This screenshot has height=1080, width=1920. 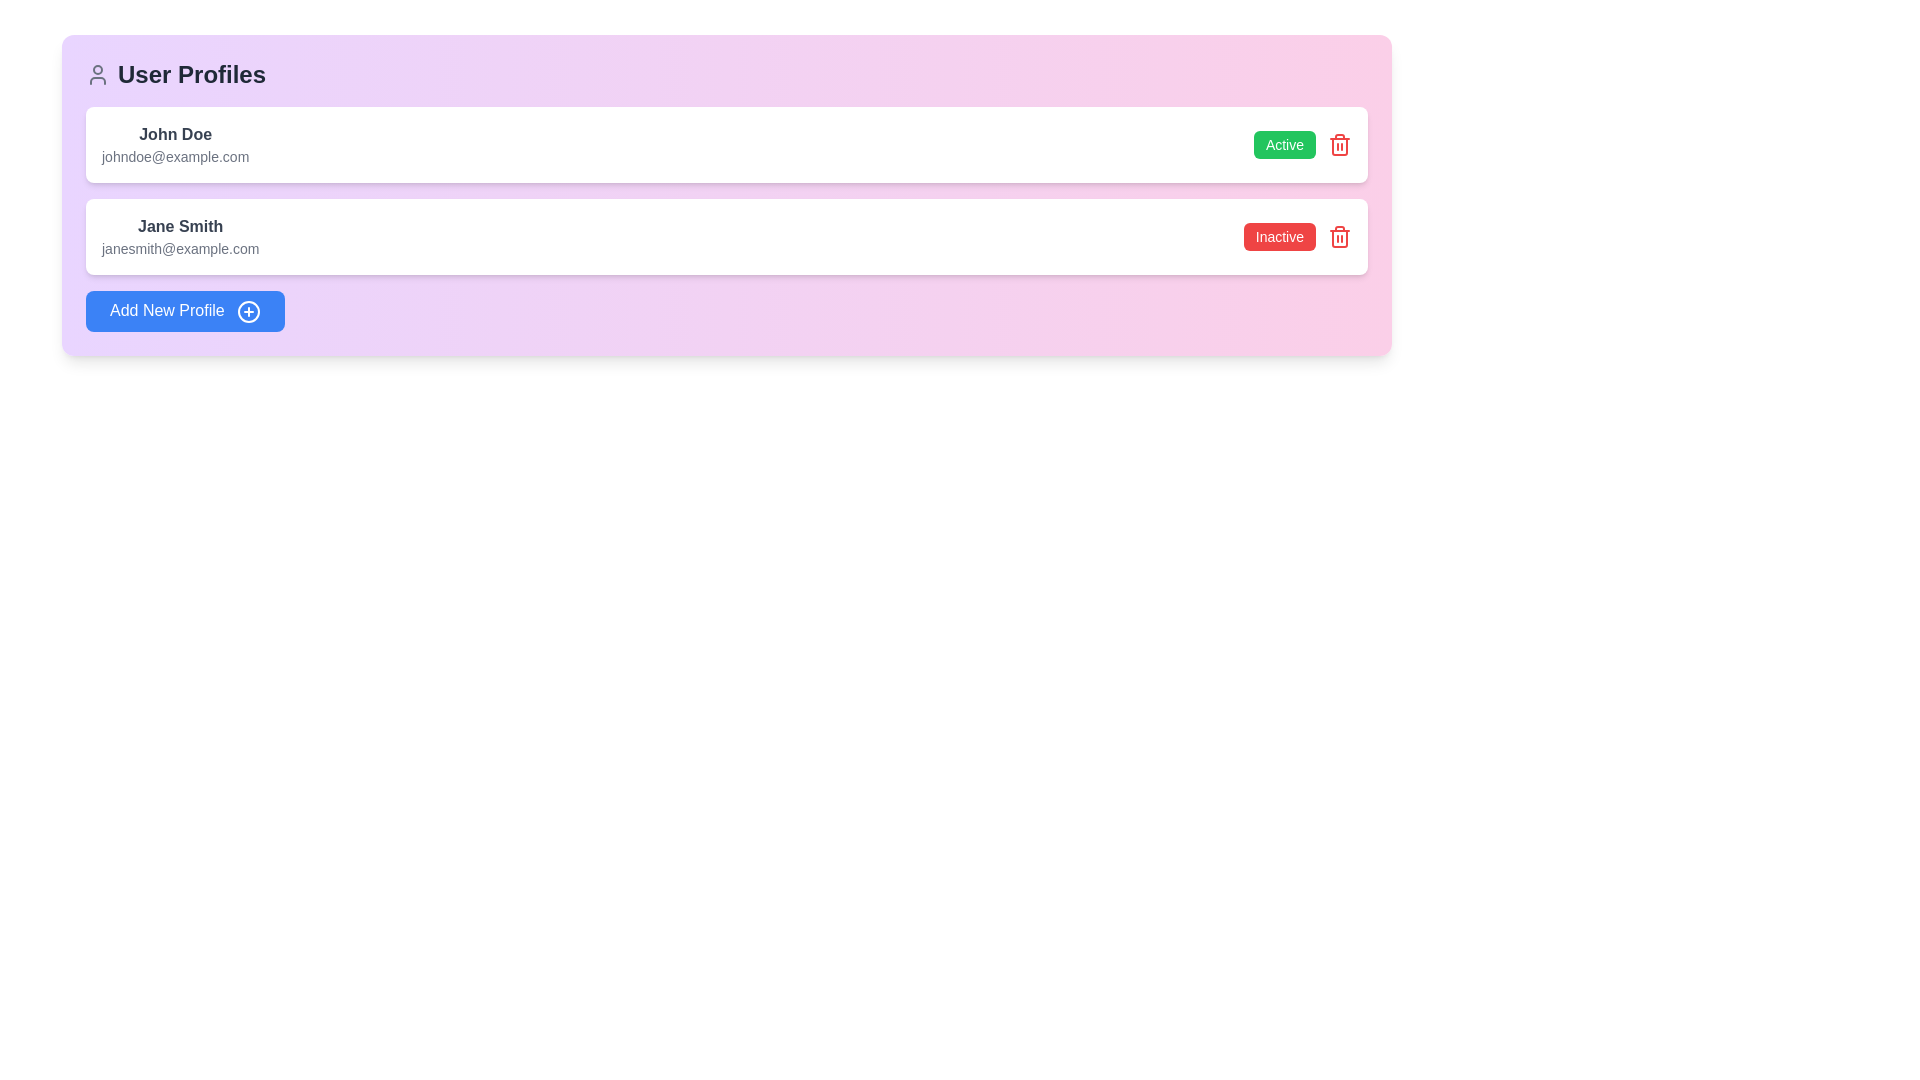 What do you see at coordinates (185, 311) in the screenshot?
I see `the 'Add New User Profile' button located at the bottom of the user profiles list to initiate adding a new profile` at bounding box center [185, 311].